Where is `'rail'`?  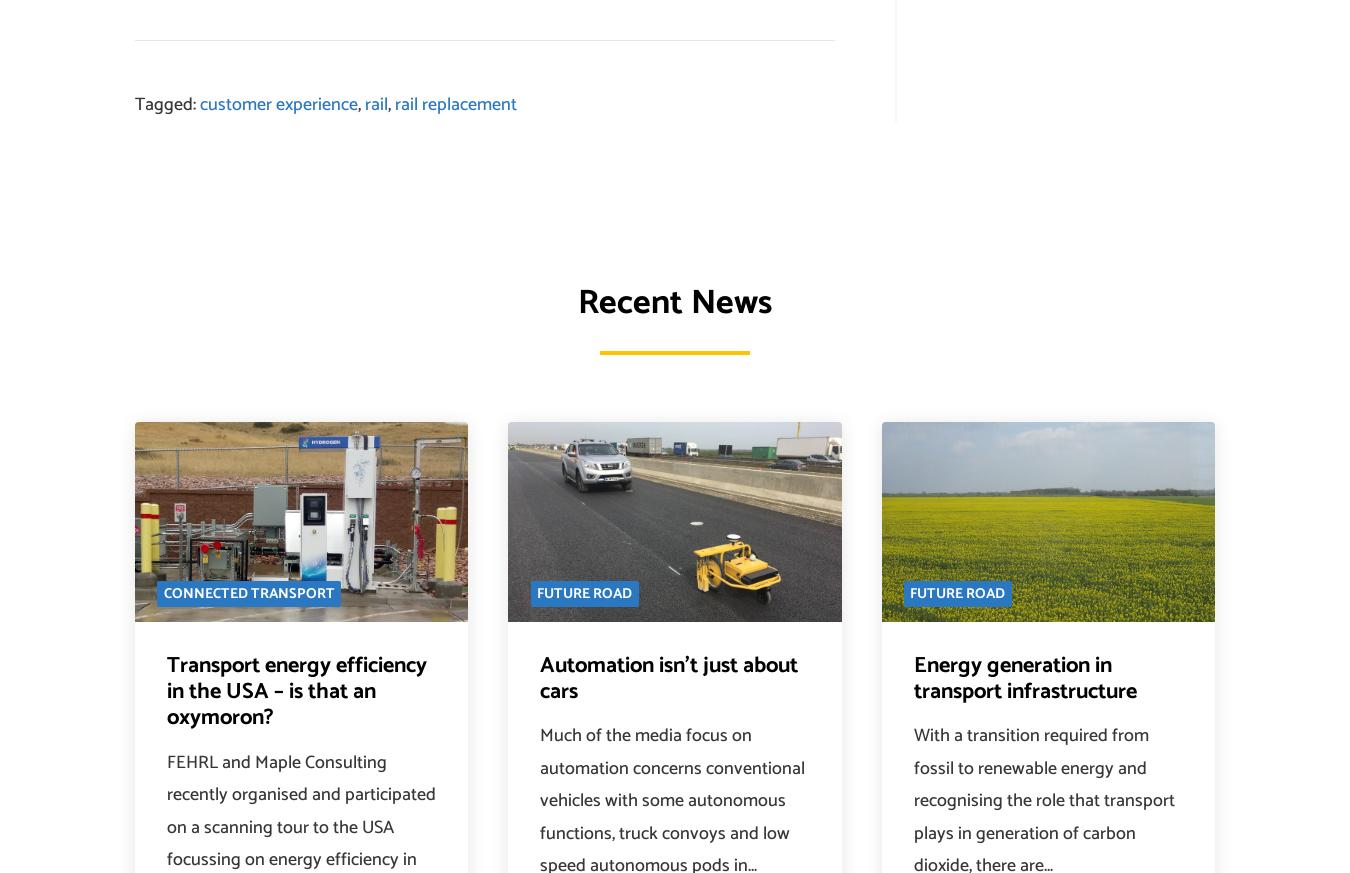 'rail' is located at coordinates (376, 105).